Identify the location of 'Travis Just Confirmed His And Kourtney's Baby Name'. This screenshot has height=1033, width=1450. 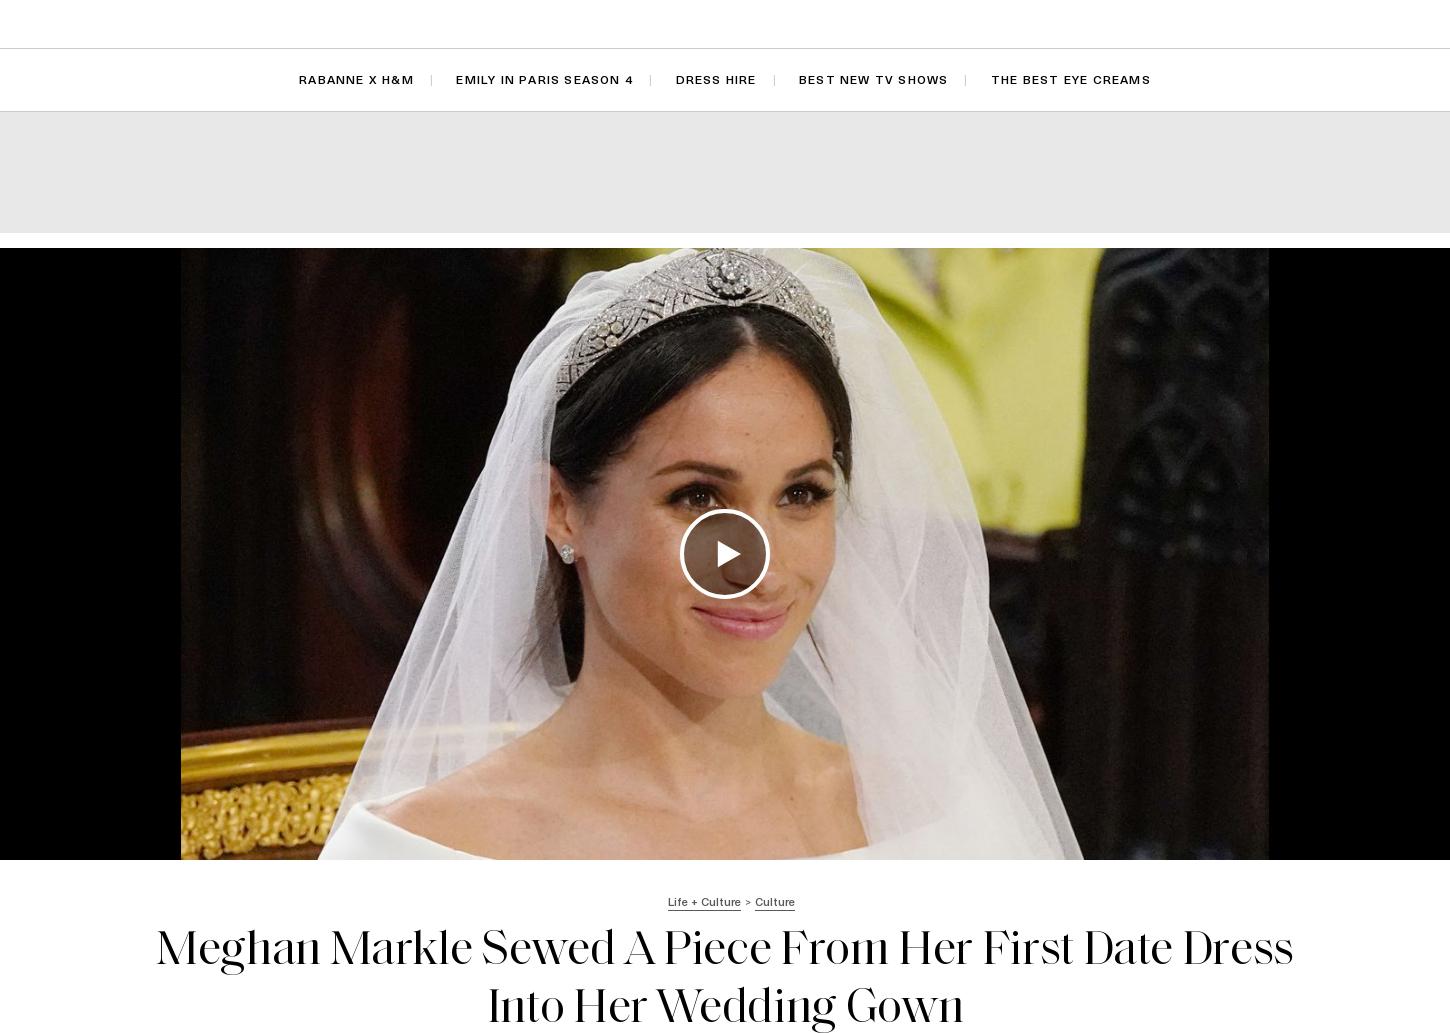
(721, 633).